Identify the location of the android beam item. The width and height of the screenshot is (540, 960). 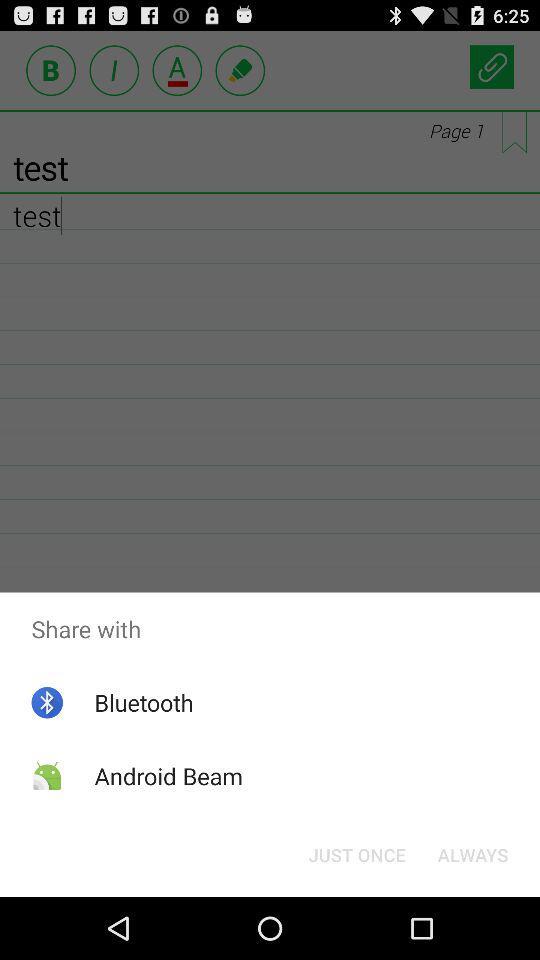
(167, 775).